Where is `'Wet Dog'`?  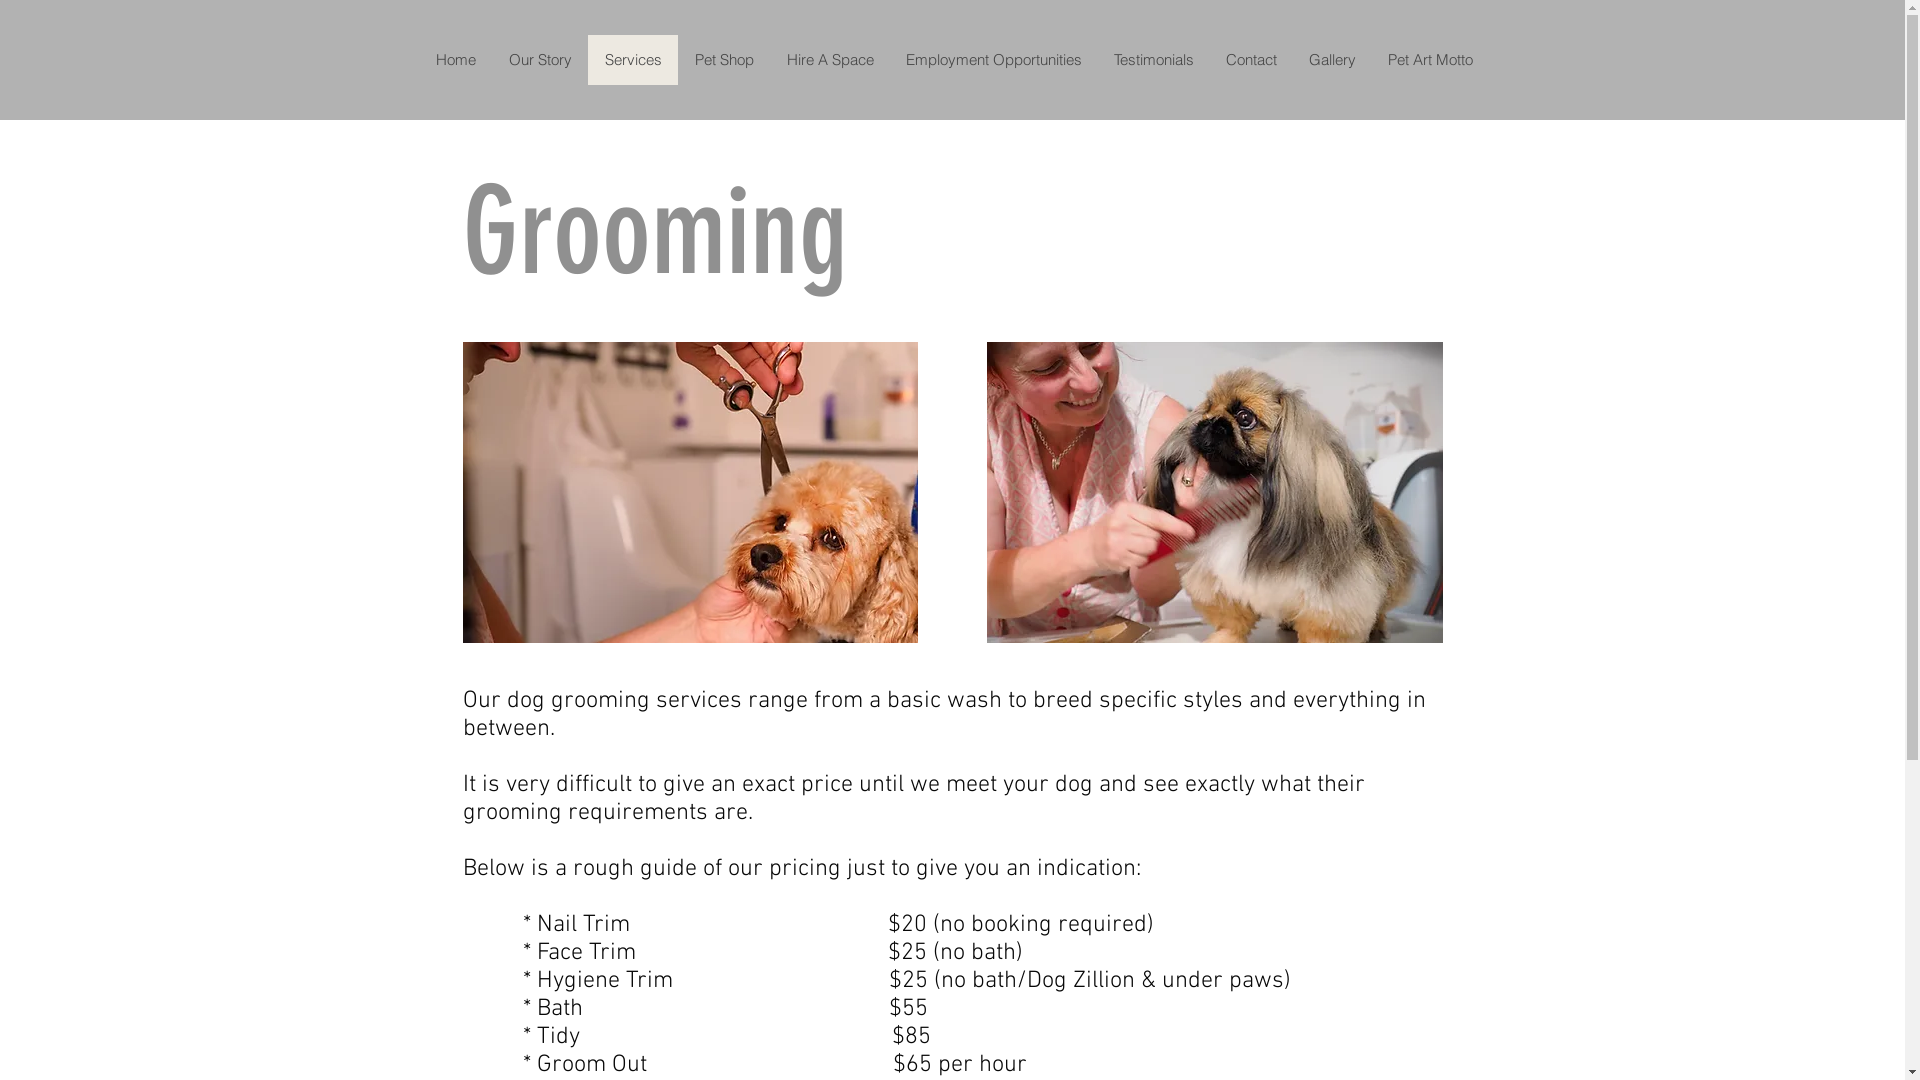 'Wet Dog' is located at coordinates (1213, 492).